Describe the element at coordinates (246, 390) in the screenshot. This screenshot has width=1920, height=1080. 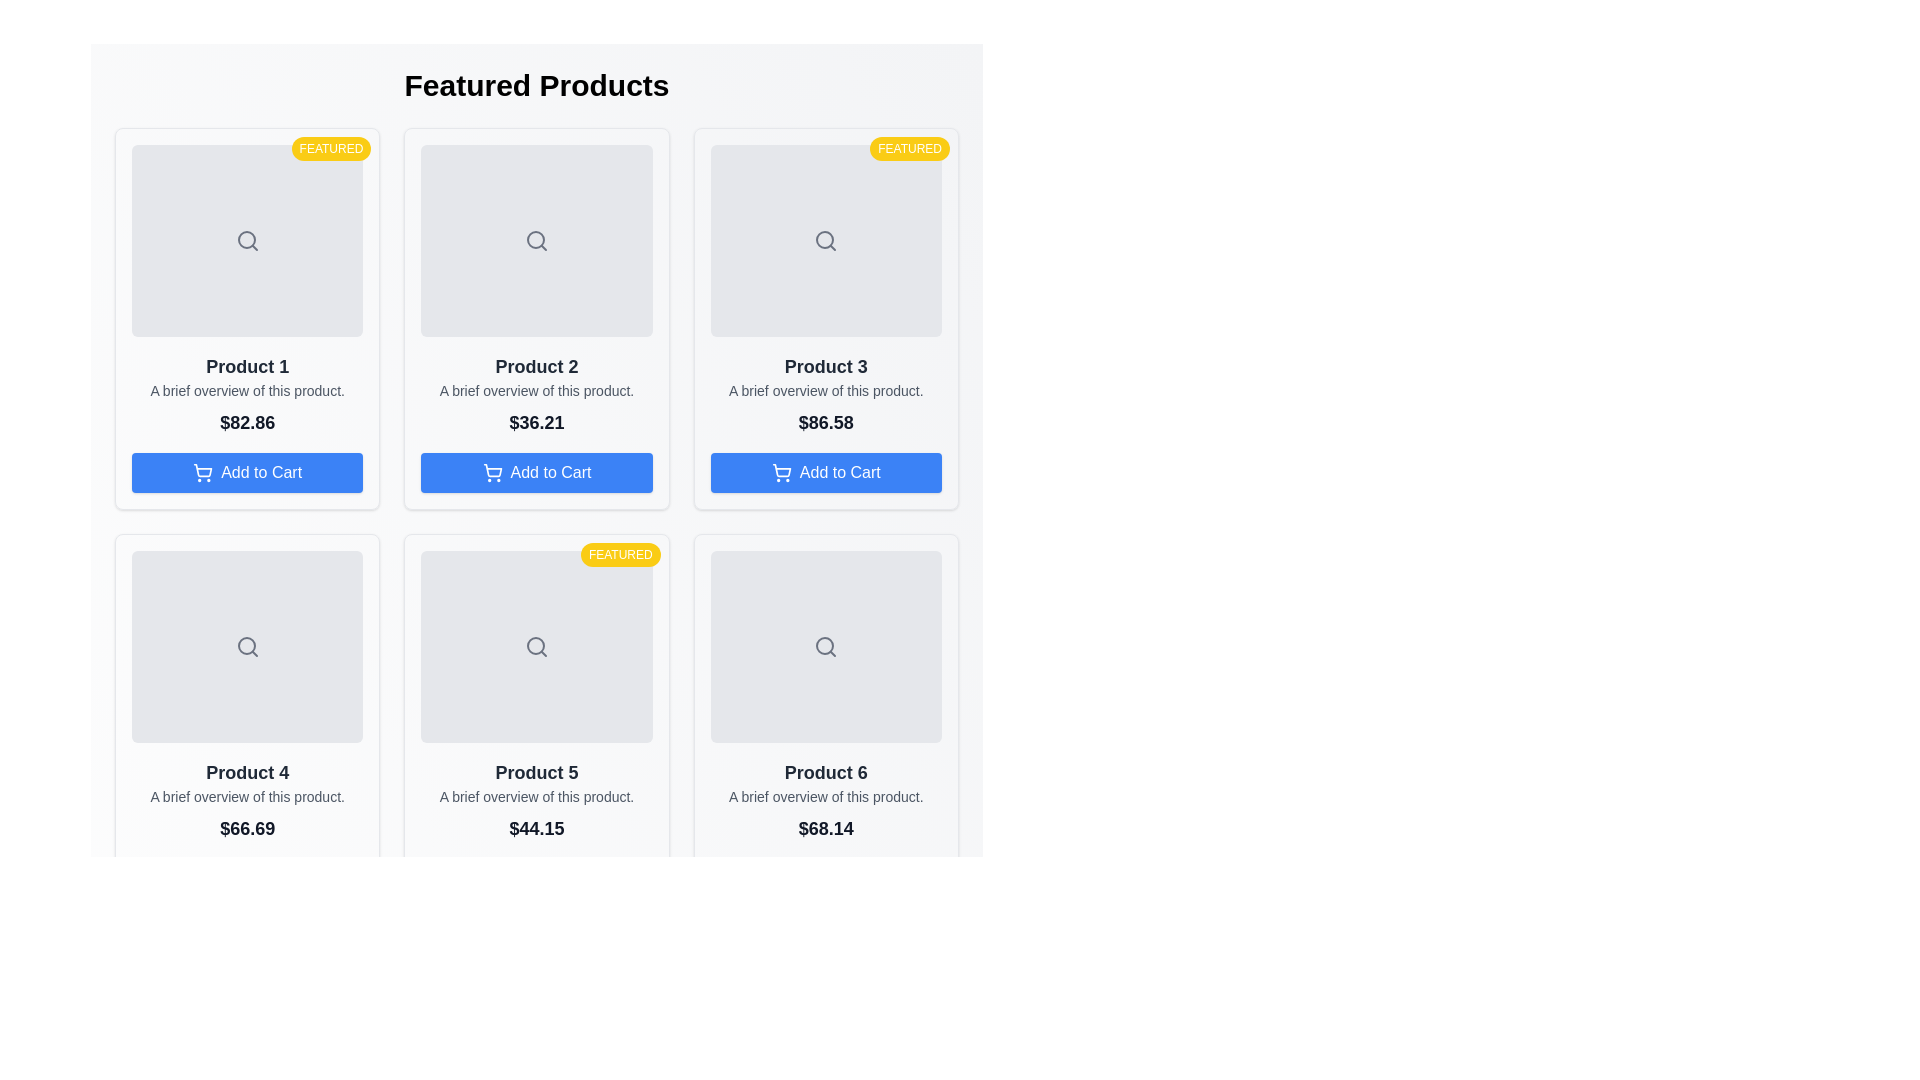
I see `the static text block containing the phrase 'A brief overview of this product.' which is located below 'Product 1' in the first product card` at that location.